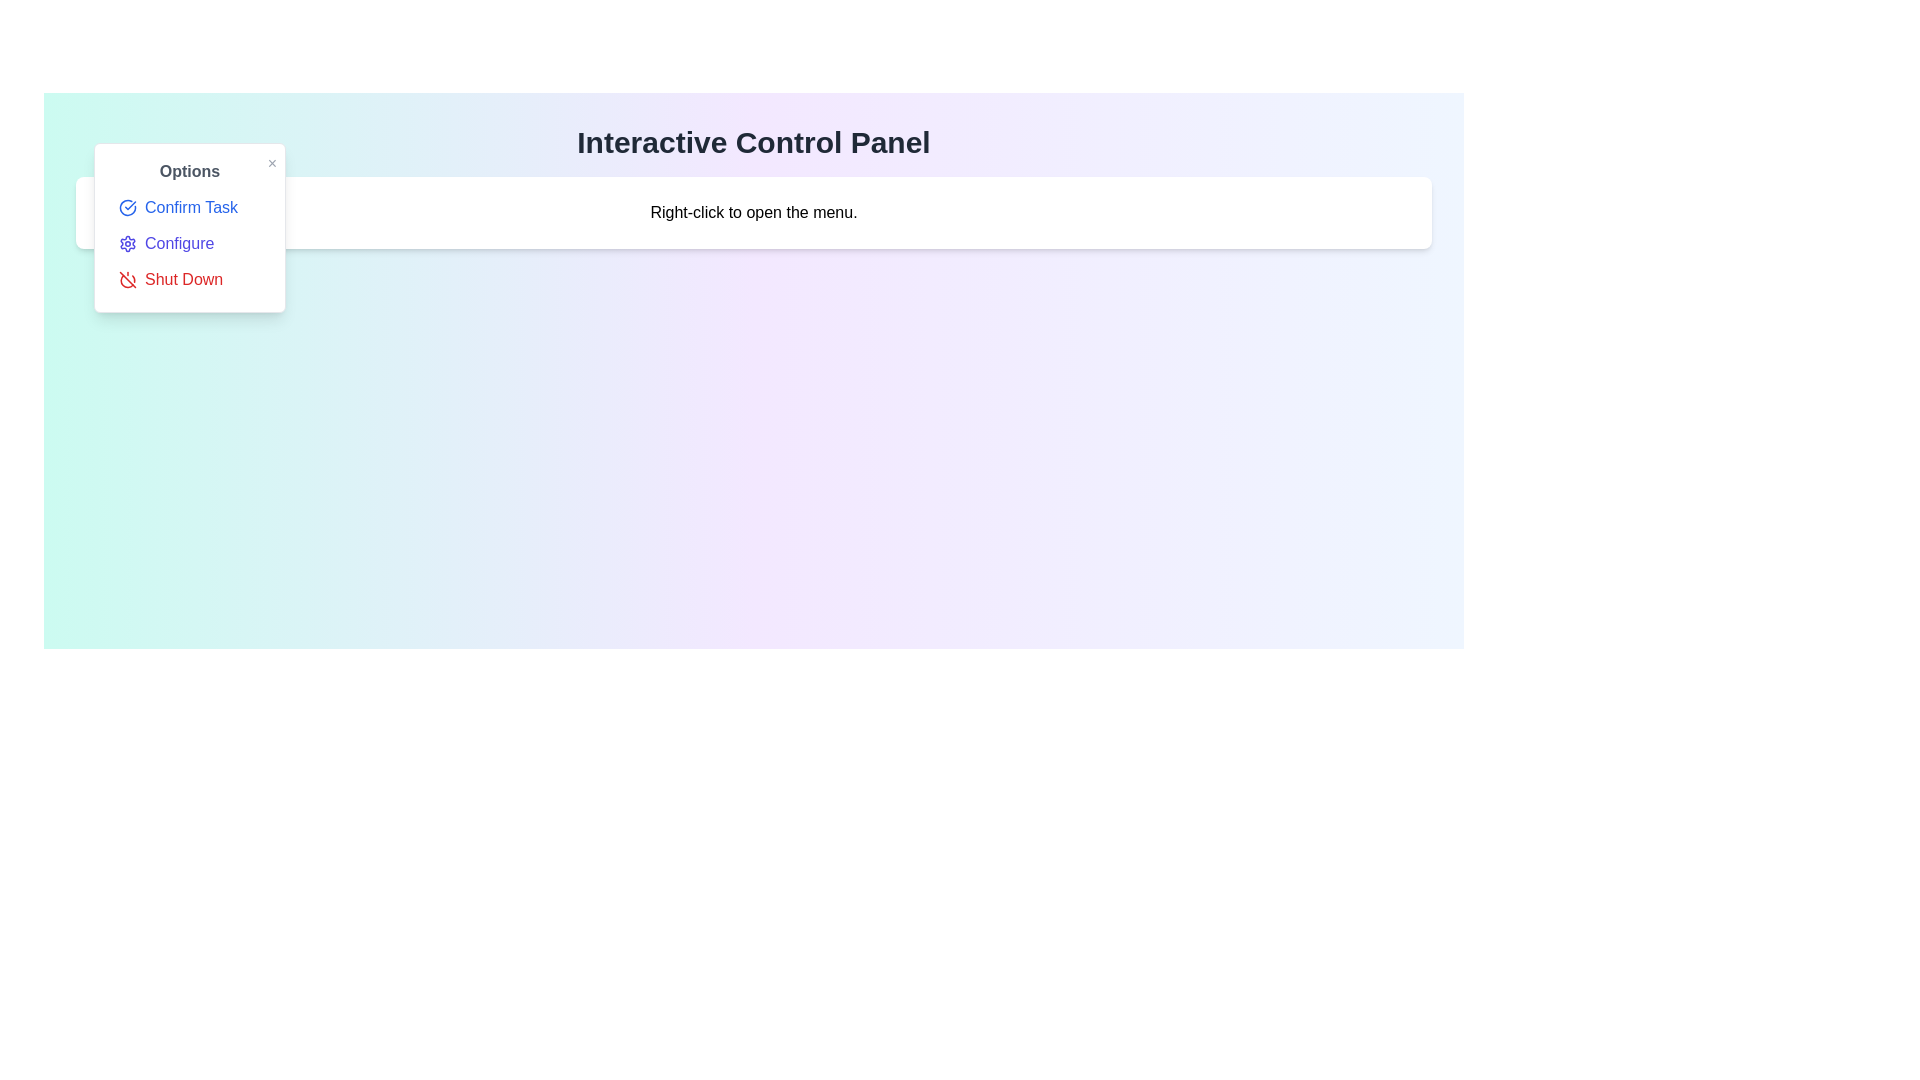  Describe the element at coordinates (190, 280) in the screenshot. I see `the 'Shut Down' option in the menu` at that location.